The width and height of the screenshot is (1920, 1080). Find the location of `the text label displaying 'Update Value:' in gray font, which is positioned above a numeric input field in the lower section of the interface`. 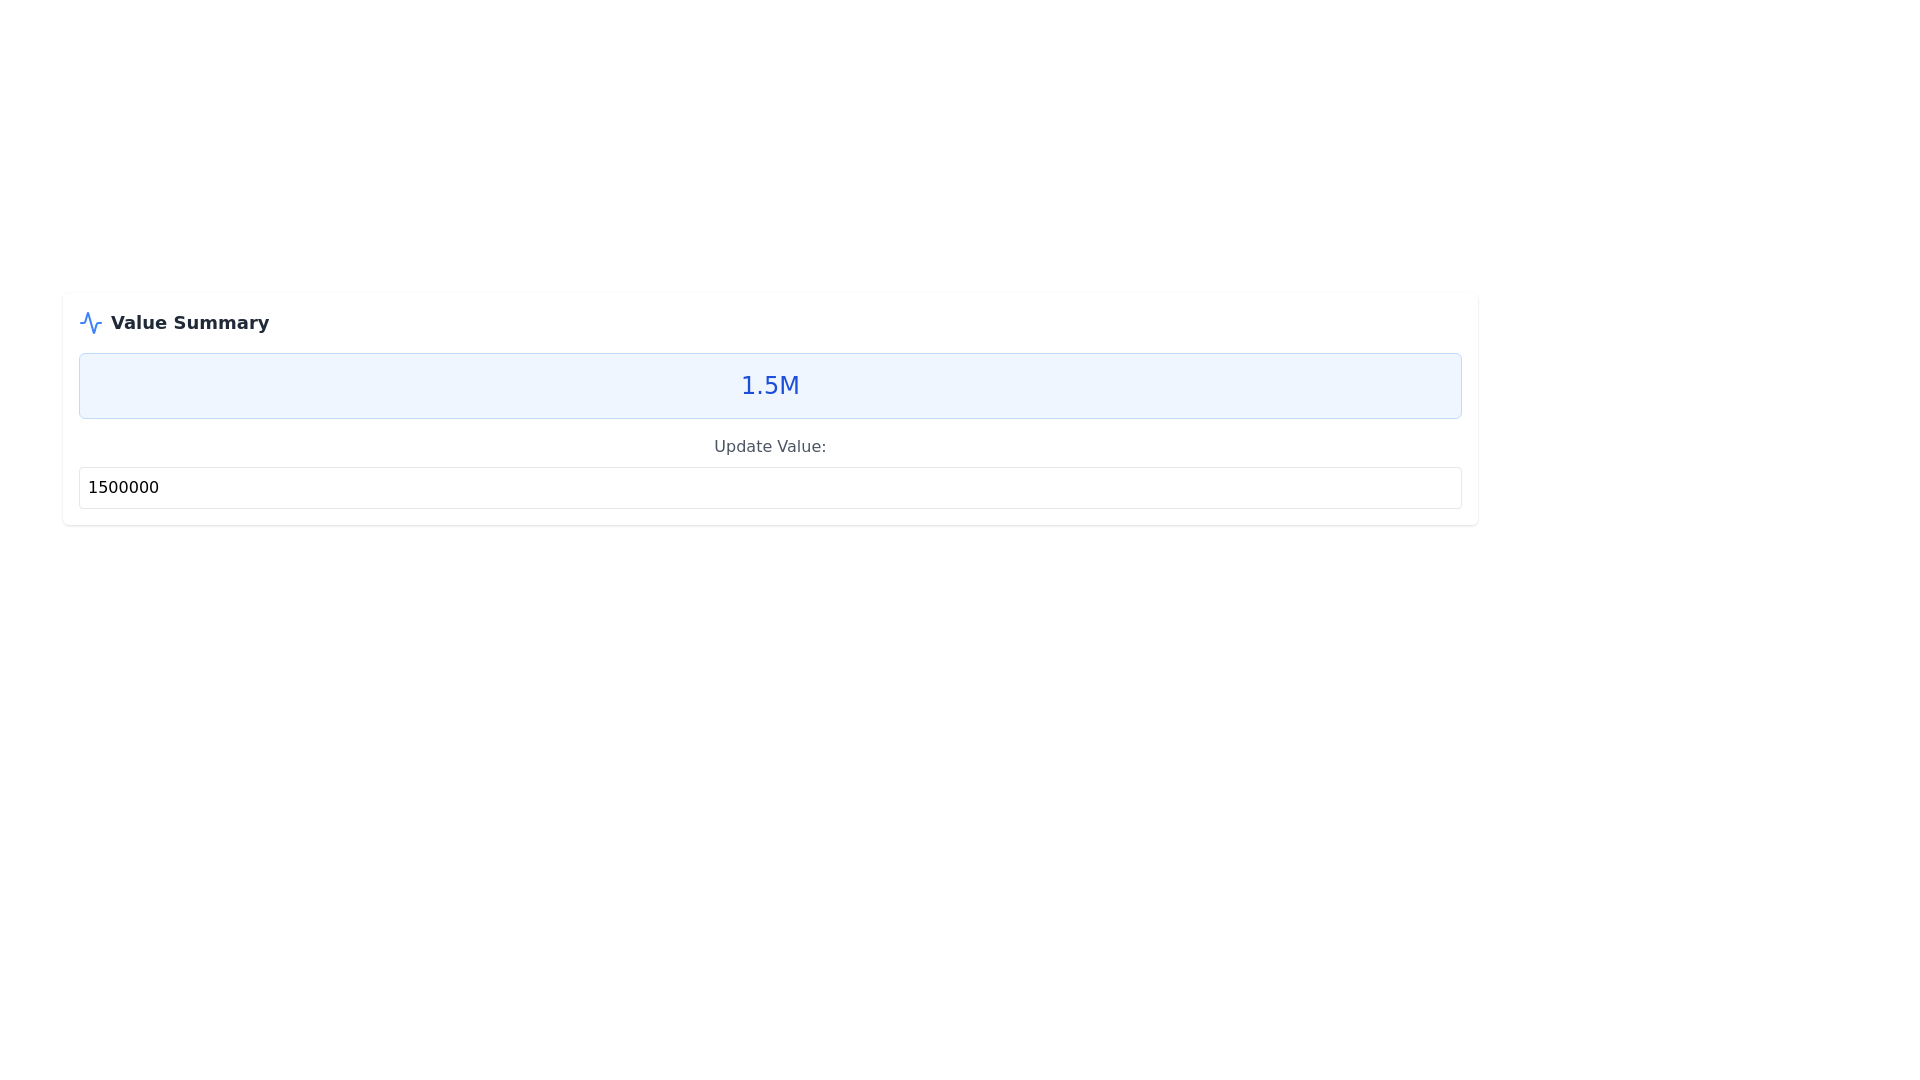

the text label displaying 'Update Value:' in gray font, which is positioned above a numeric input field in the lower section of the interface is located at coordinates (769, 446).